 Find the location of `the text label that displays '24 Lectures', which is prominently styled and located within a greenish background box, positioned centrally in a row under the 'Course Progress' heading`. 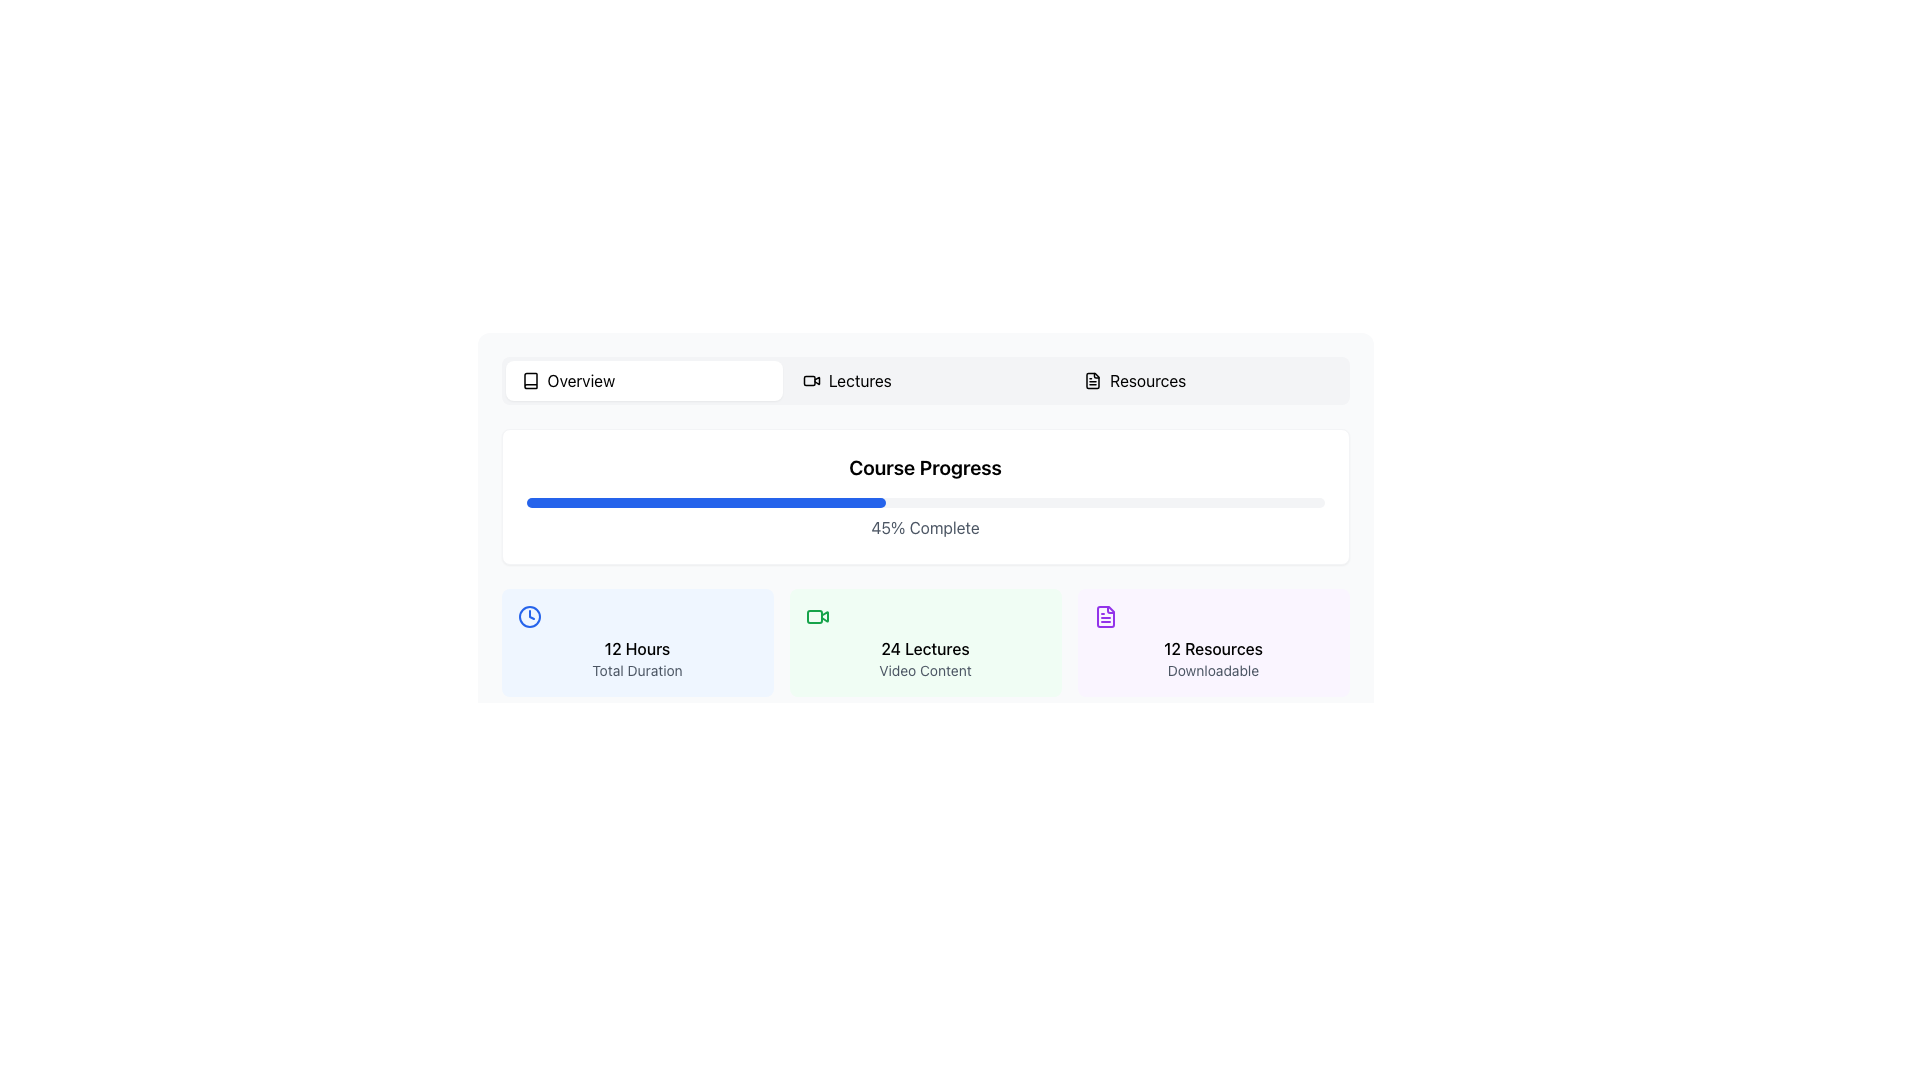

the text label that displays '24 Lectures', which is prominently styled and located within a greenish background box, positioned centrally in a row under the 'Course Progress' heading is located at coordinates (924, 648).